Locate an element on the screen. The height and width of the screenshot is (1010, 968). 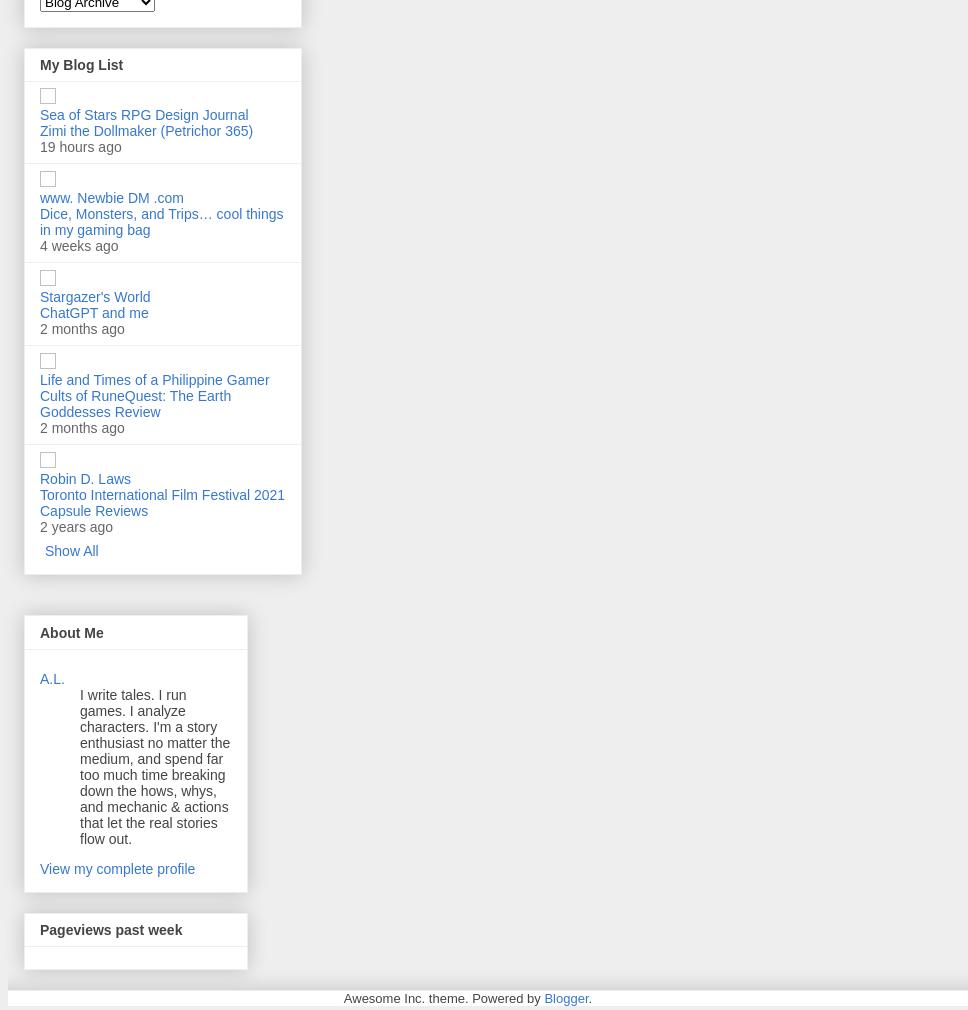
'Blogger' is located at coordinates (543, 998).